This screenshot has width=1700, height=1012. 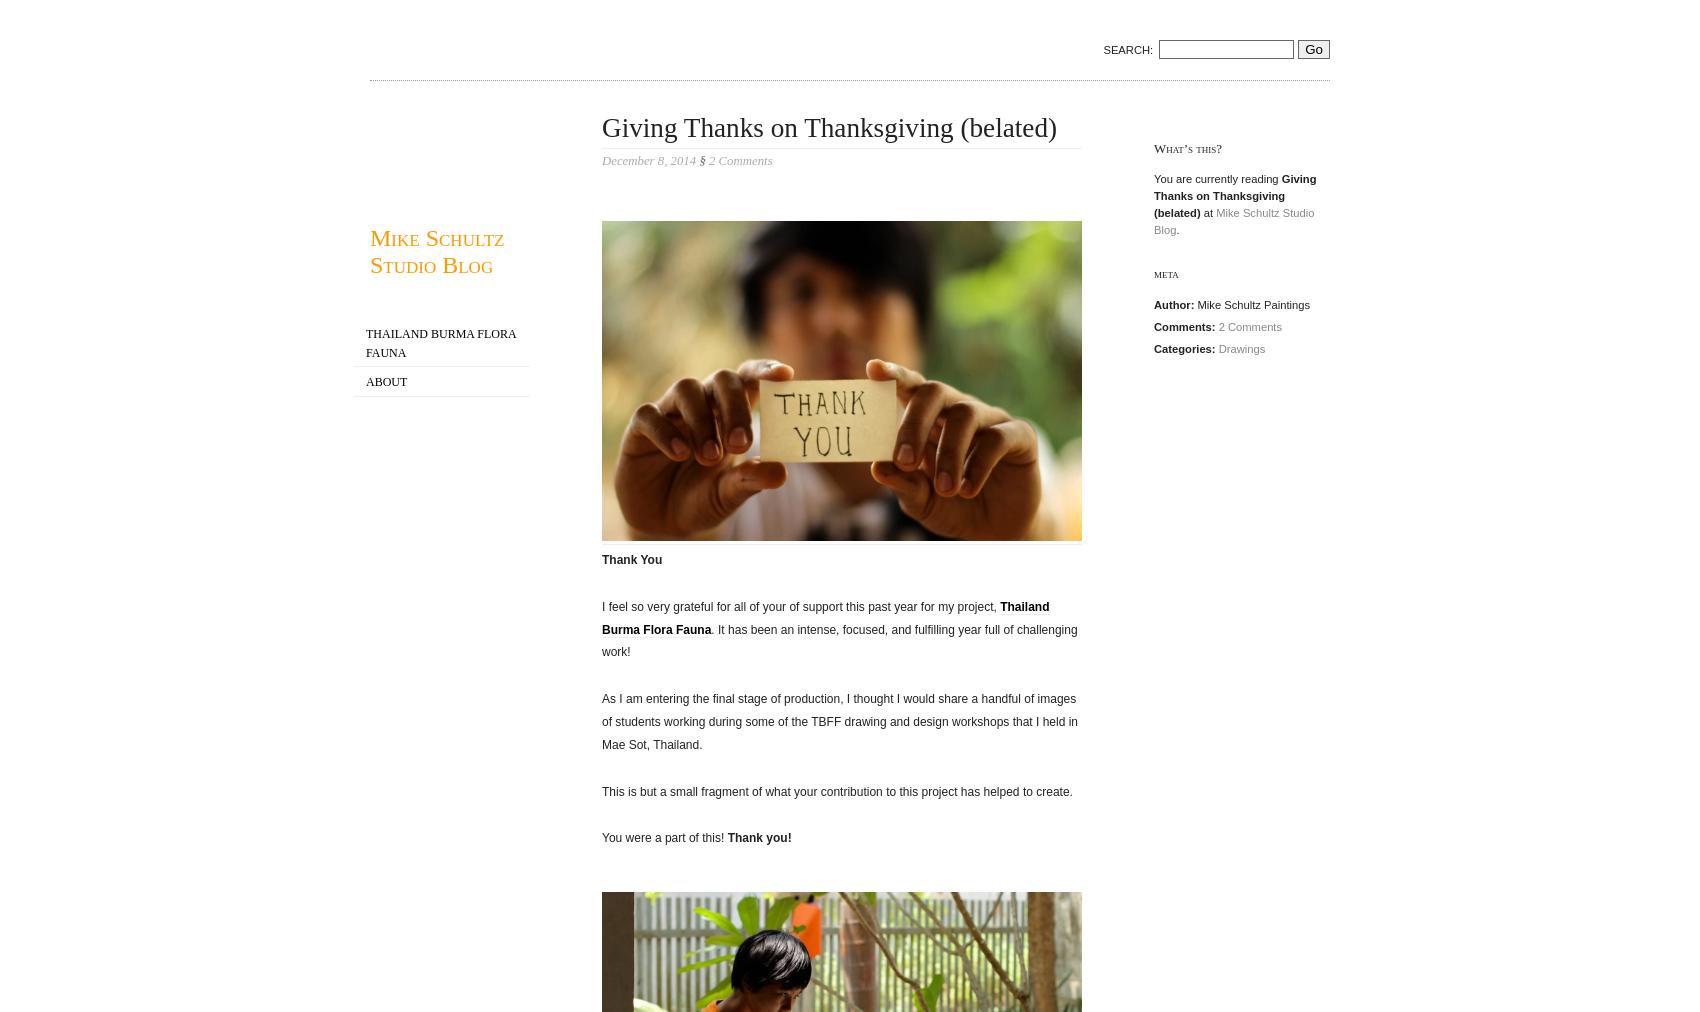 What do you see at coordinates (838, 640) in the screenshot?
I see `'. It has been an intense, focused, and fulfilling year full of challenging work!'` at bounding box center [838, 640].